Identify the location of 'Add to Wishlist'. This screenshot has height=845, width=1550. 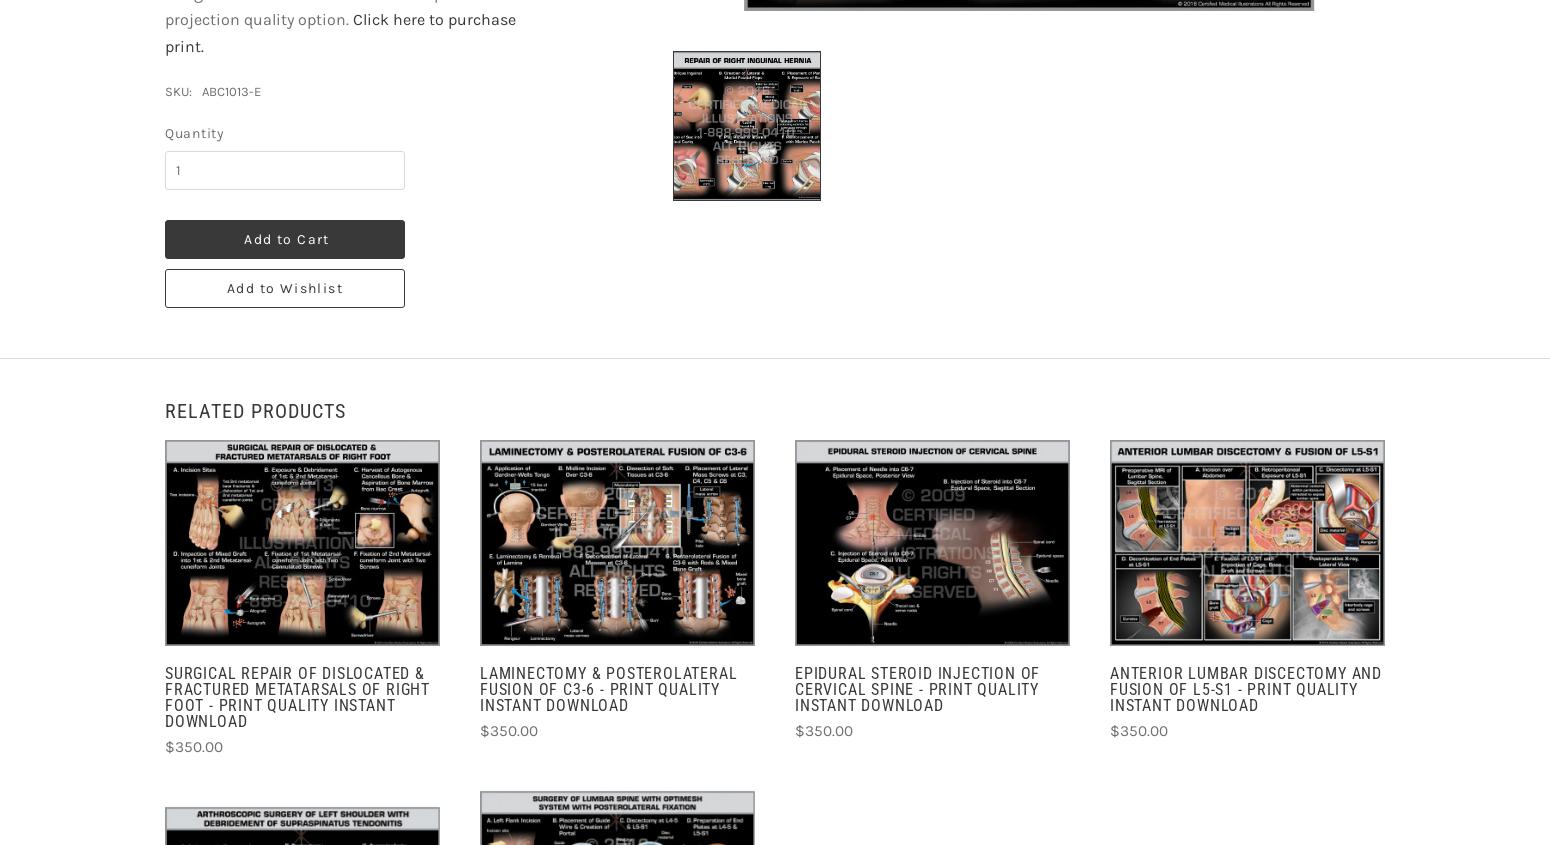
(285, 287).